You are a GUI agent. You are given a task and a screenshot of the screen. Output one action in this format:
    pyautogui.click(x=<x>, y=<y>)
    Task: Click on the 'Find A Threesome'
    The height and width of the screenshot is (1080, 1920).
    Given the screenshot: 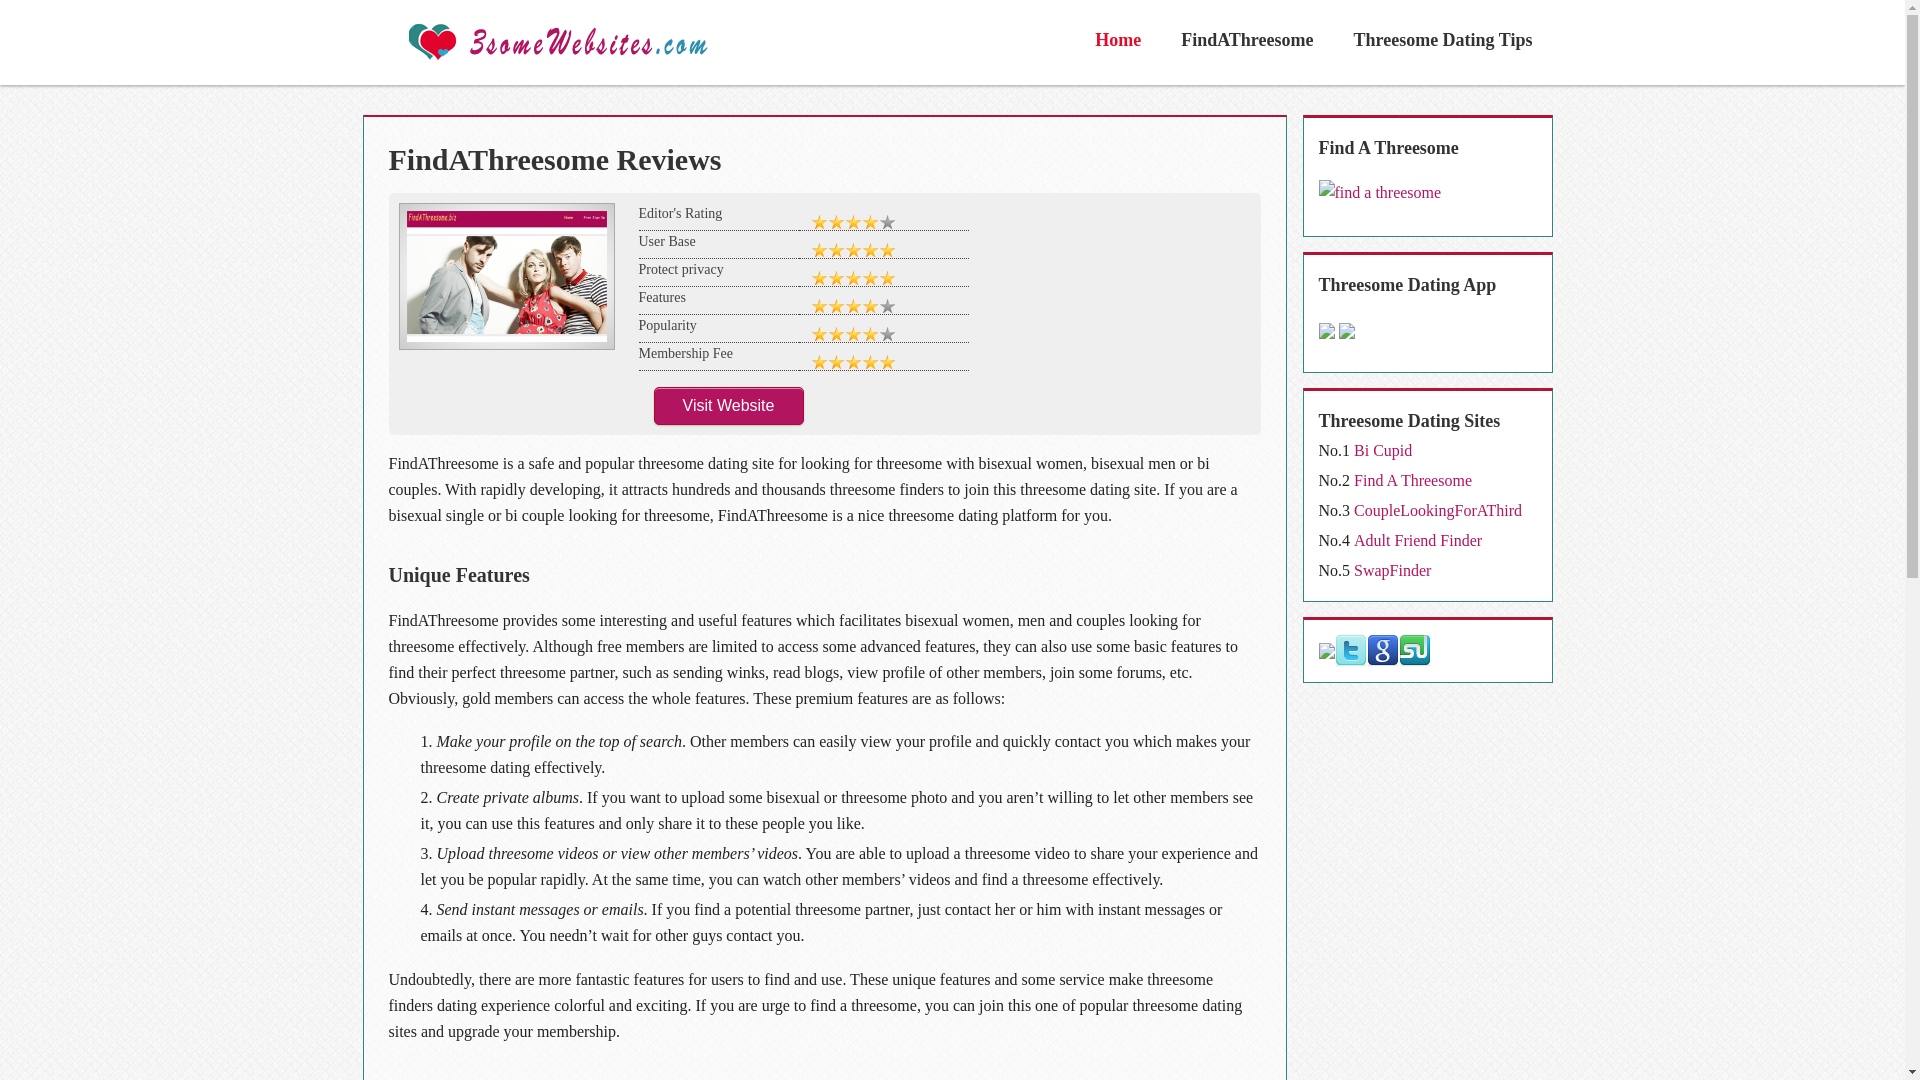 What is the action you would take?
    pyautogui.click(x=1353, y=480)
    